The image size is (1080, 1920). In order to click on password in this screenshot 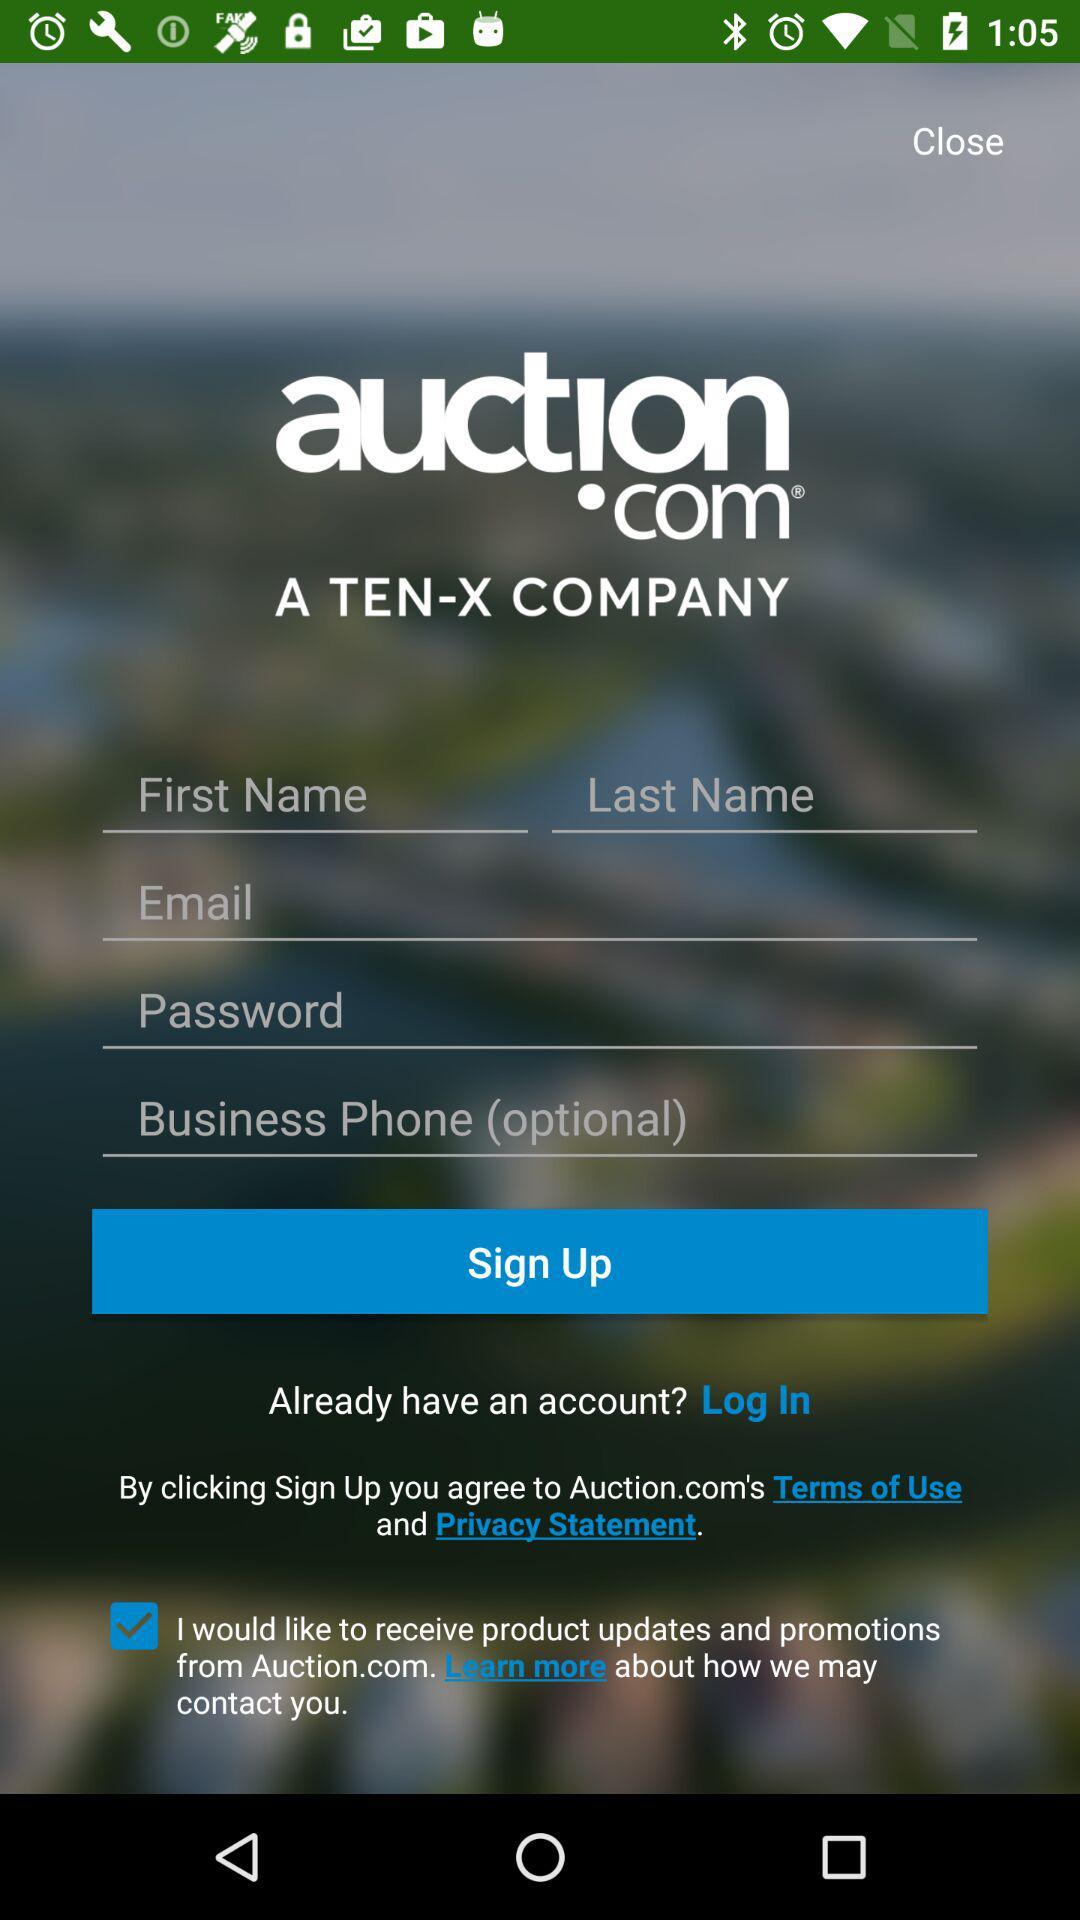, I will do `click(540, 1017)`.